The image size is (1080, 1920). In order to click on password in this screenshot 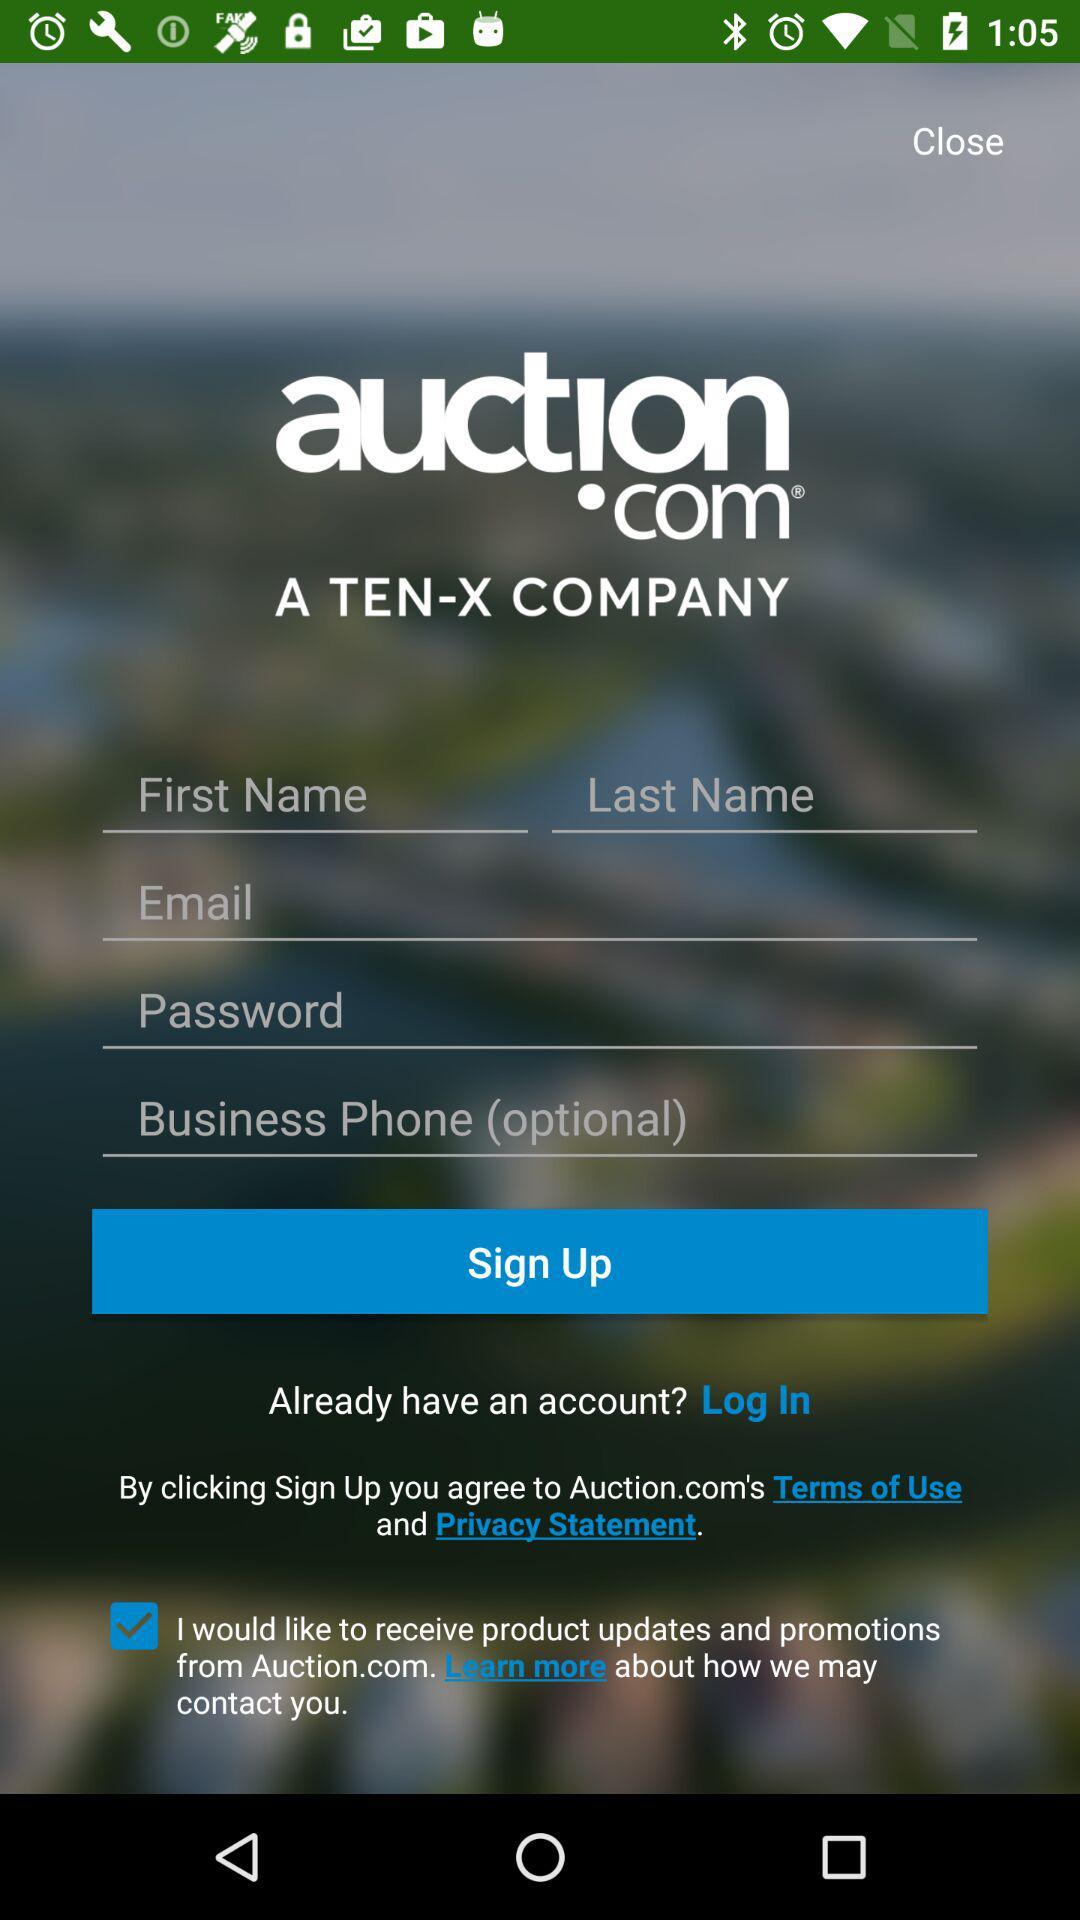, I will do `click(540, 1017)`.